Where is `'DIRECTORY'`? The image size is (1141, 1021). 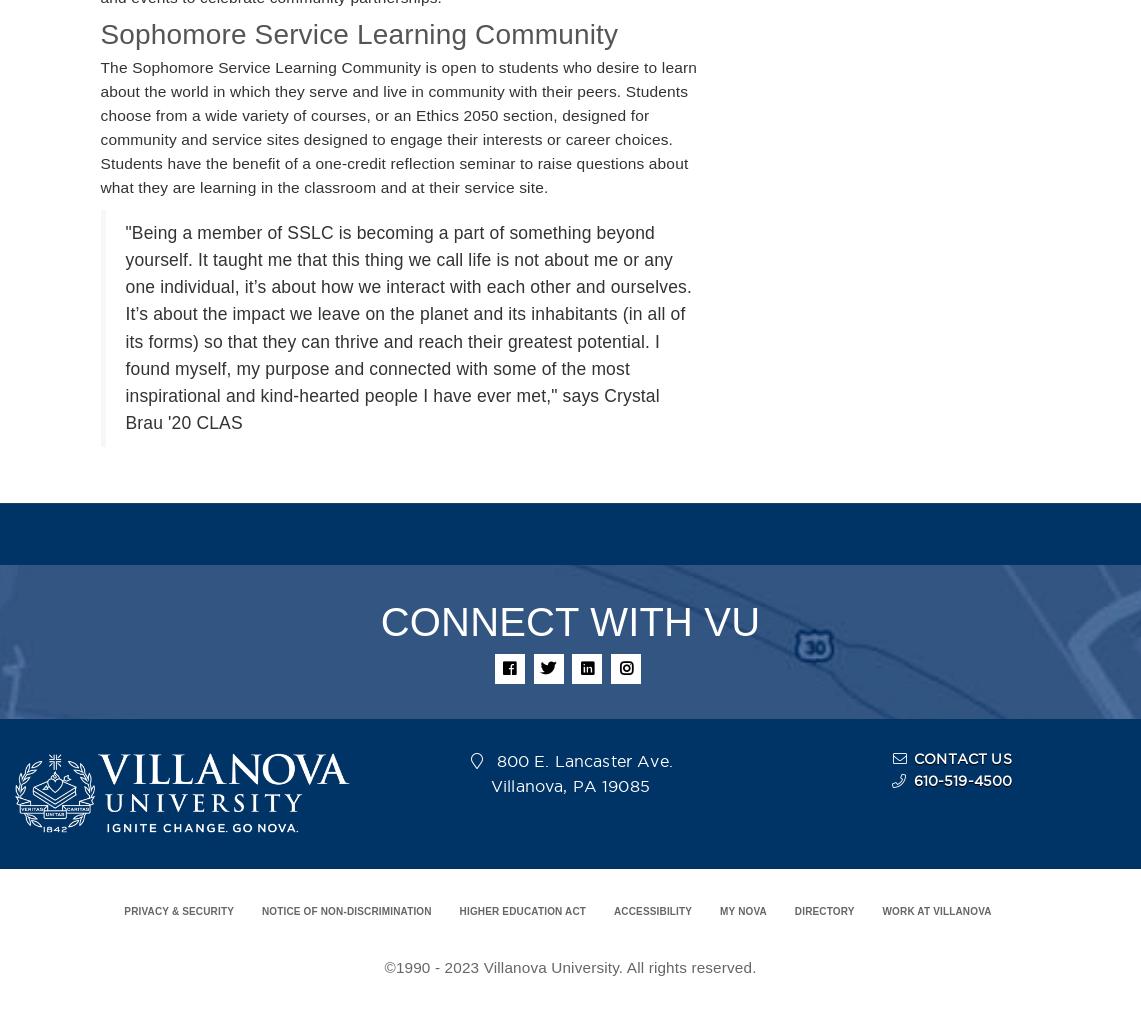
'DIRECTORY' is located at coordinates (824, 911).